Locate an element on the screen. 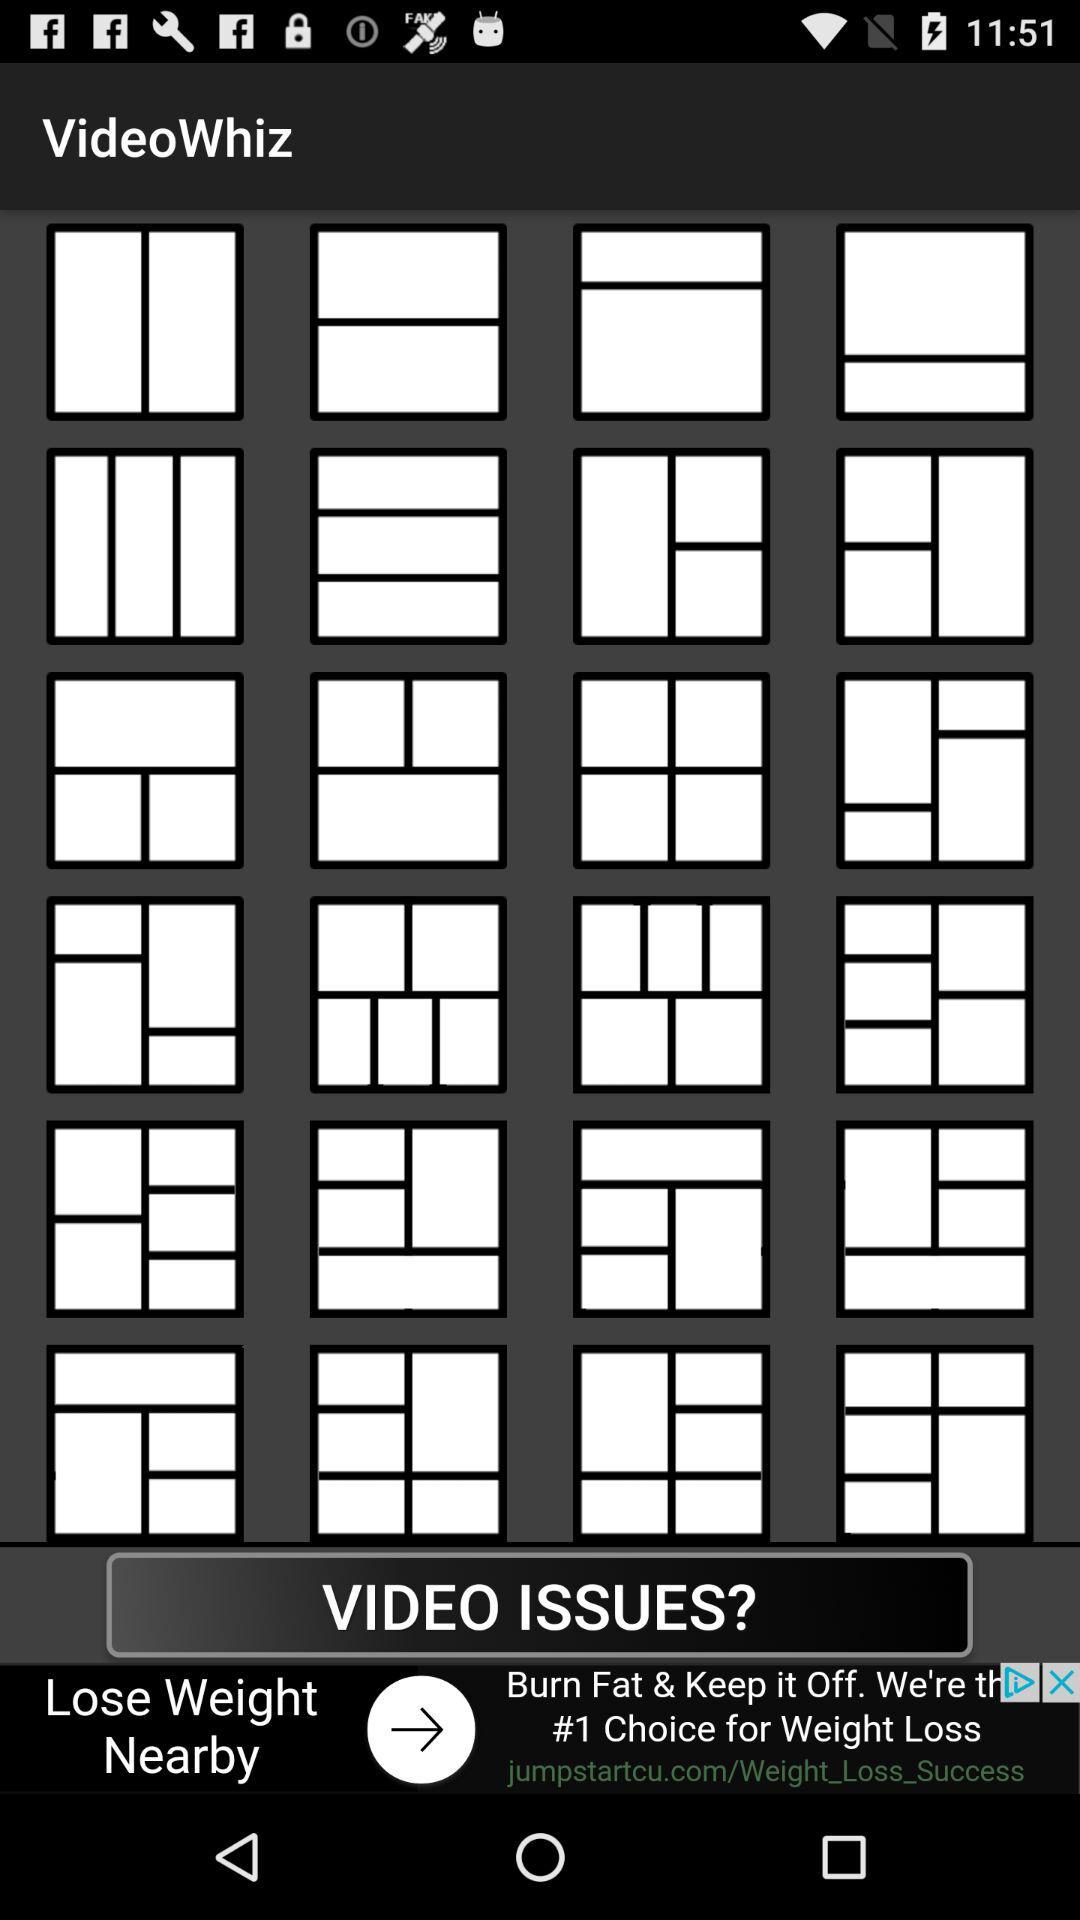  layout option is located at coordinates (144, 1435).